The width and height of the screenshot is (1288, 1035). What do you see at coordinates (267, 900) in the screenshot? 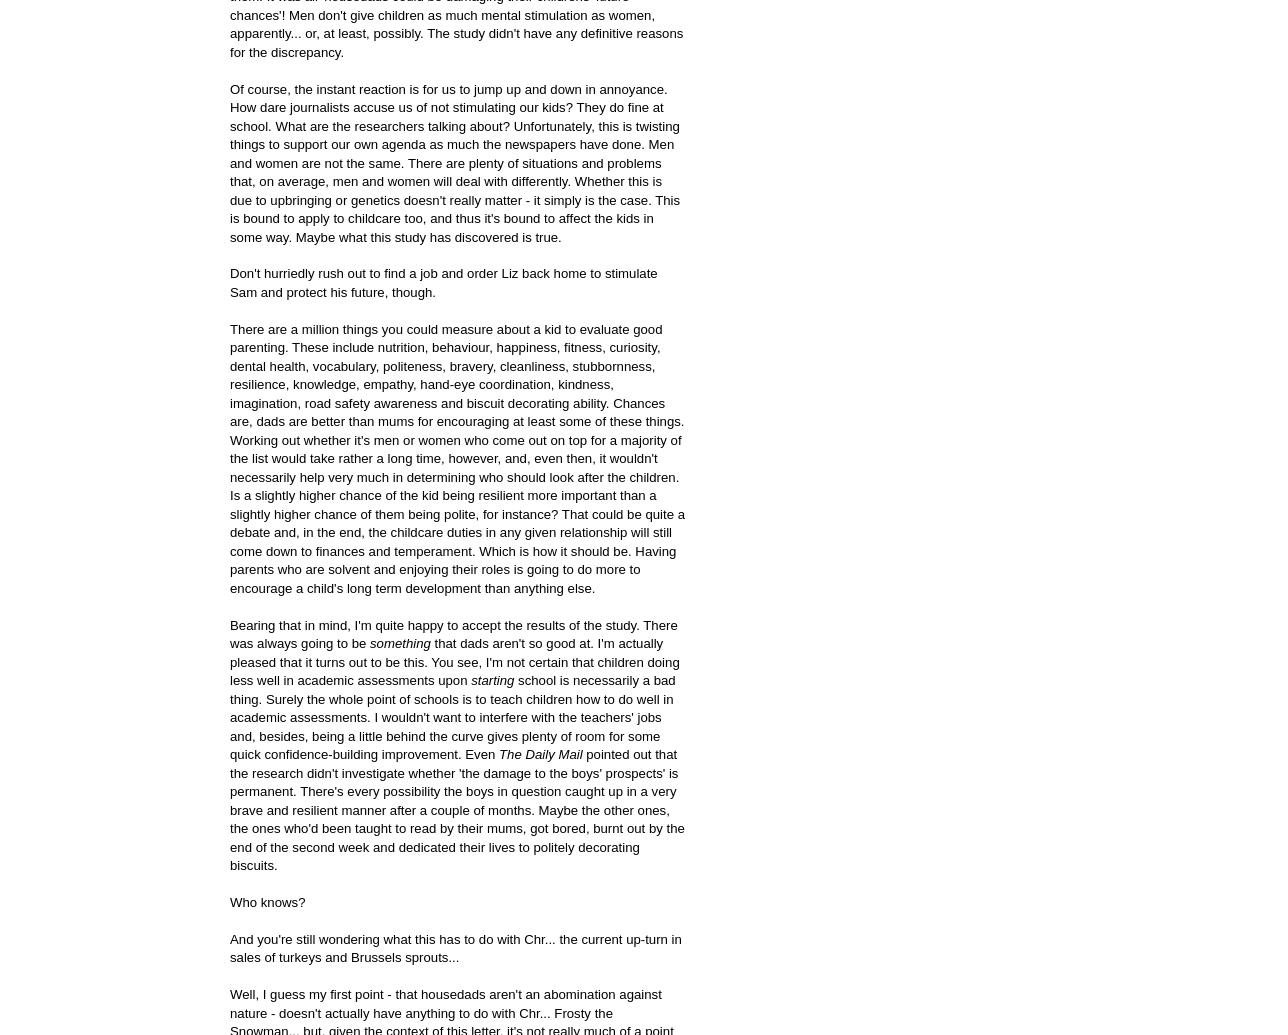
I see `'Who knows?'` at bounding box center [267, 900].